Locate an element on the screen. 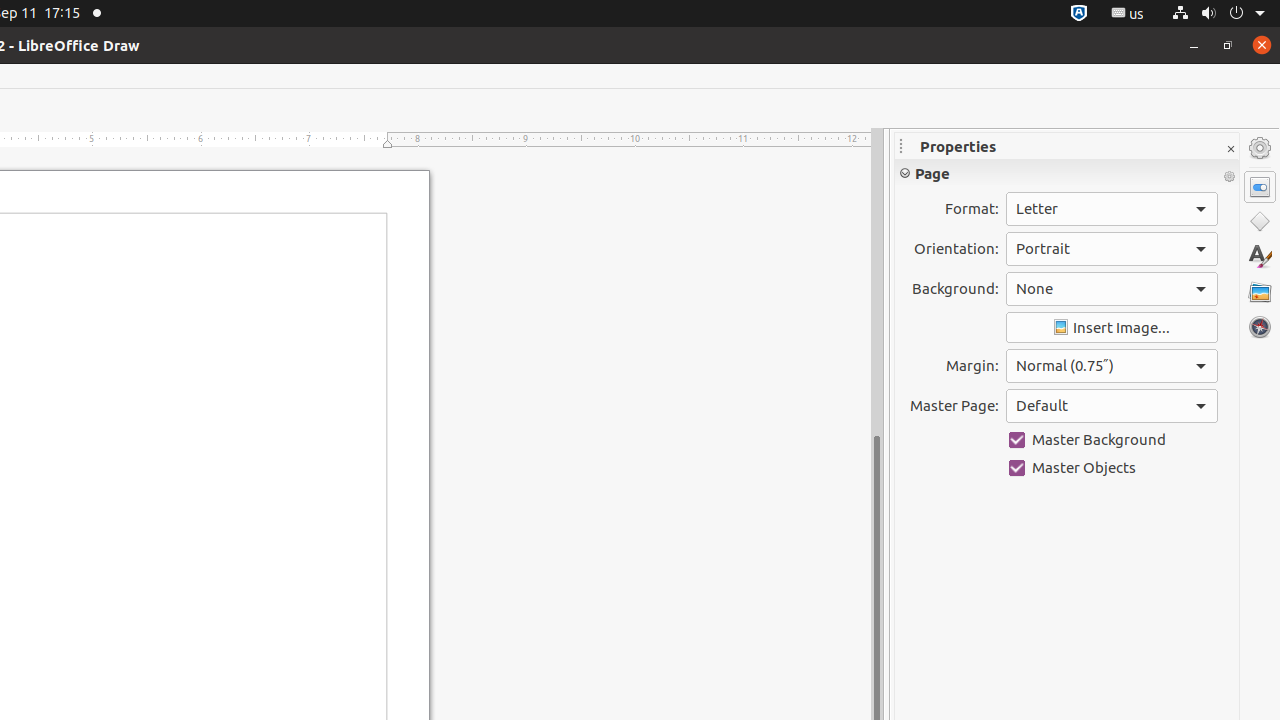  'Margin:' is located at coordinates (1110, 365).